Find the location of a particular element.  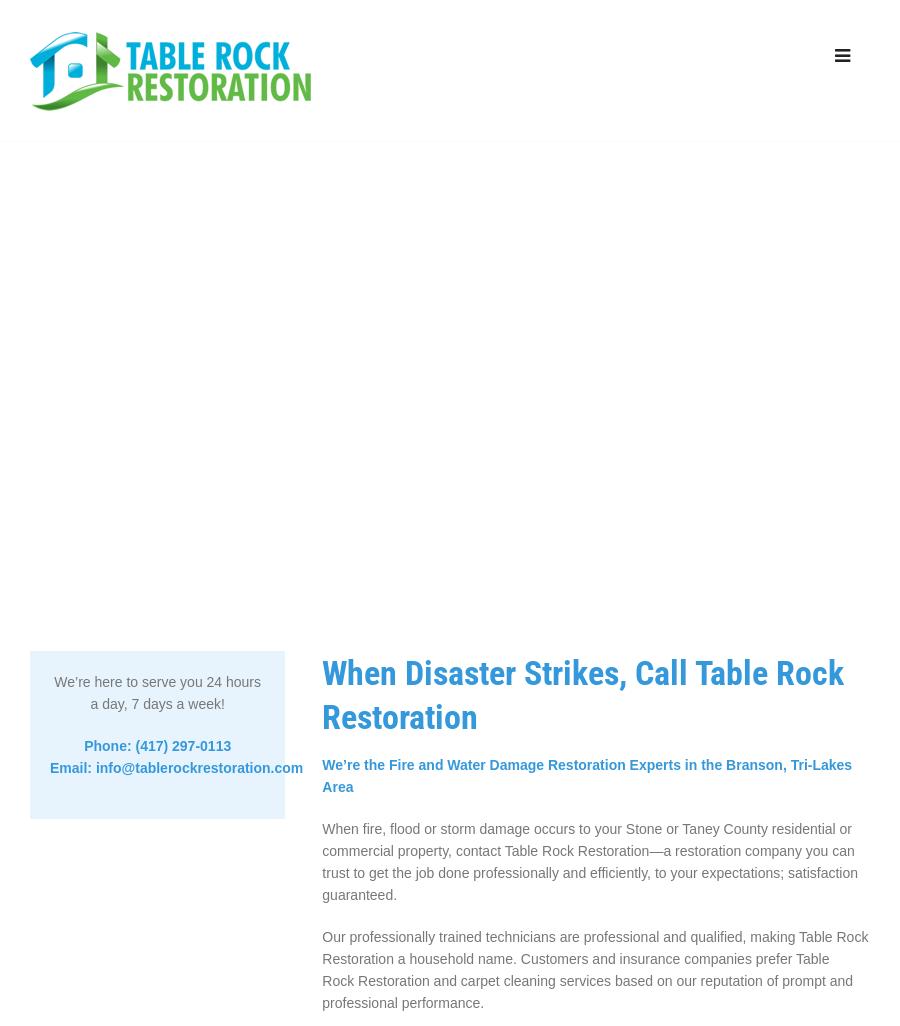

'Our professionally trained technicians are professional and qualified, making Table Rock Restoration a household name. Customers and insurance companies prefer Table Rock Restoration and carpet cleaning services based on our reputation of prompt and professional performance.' is located at coordinates (594, 969).